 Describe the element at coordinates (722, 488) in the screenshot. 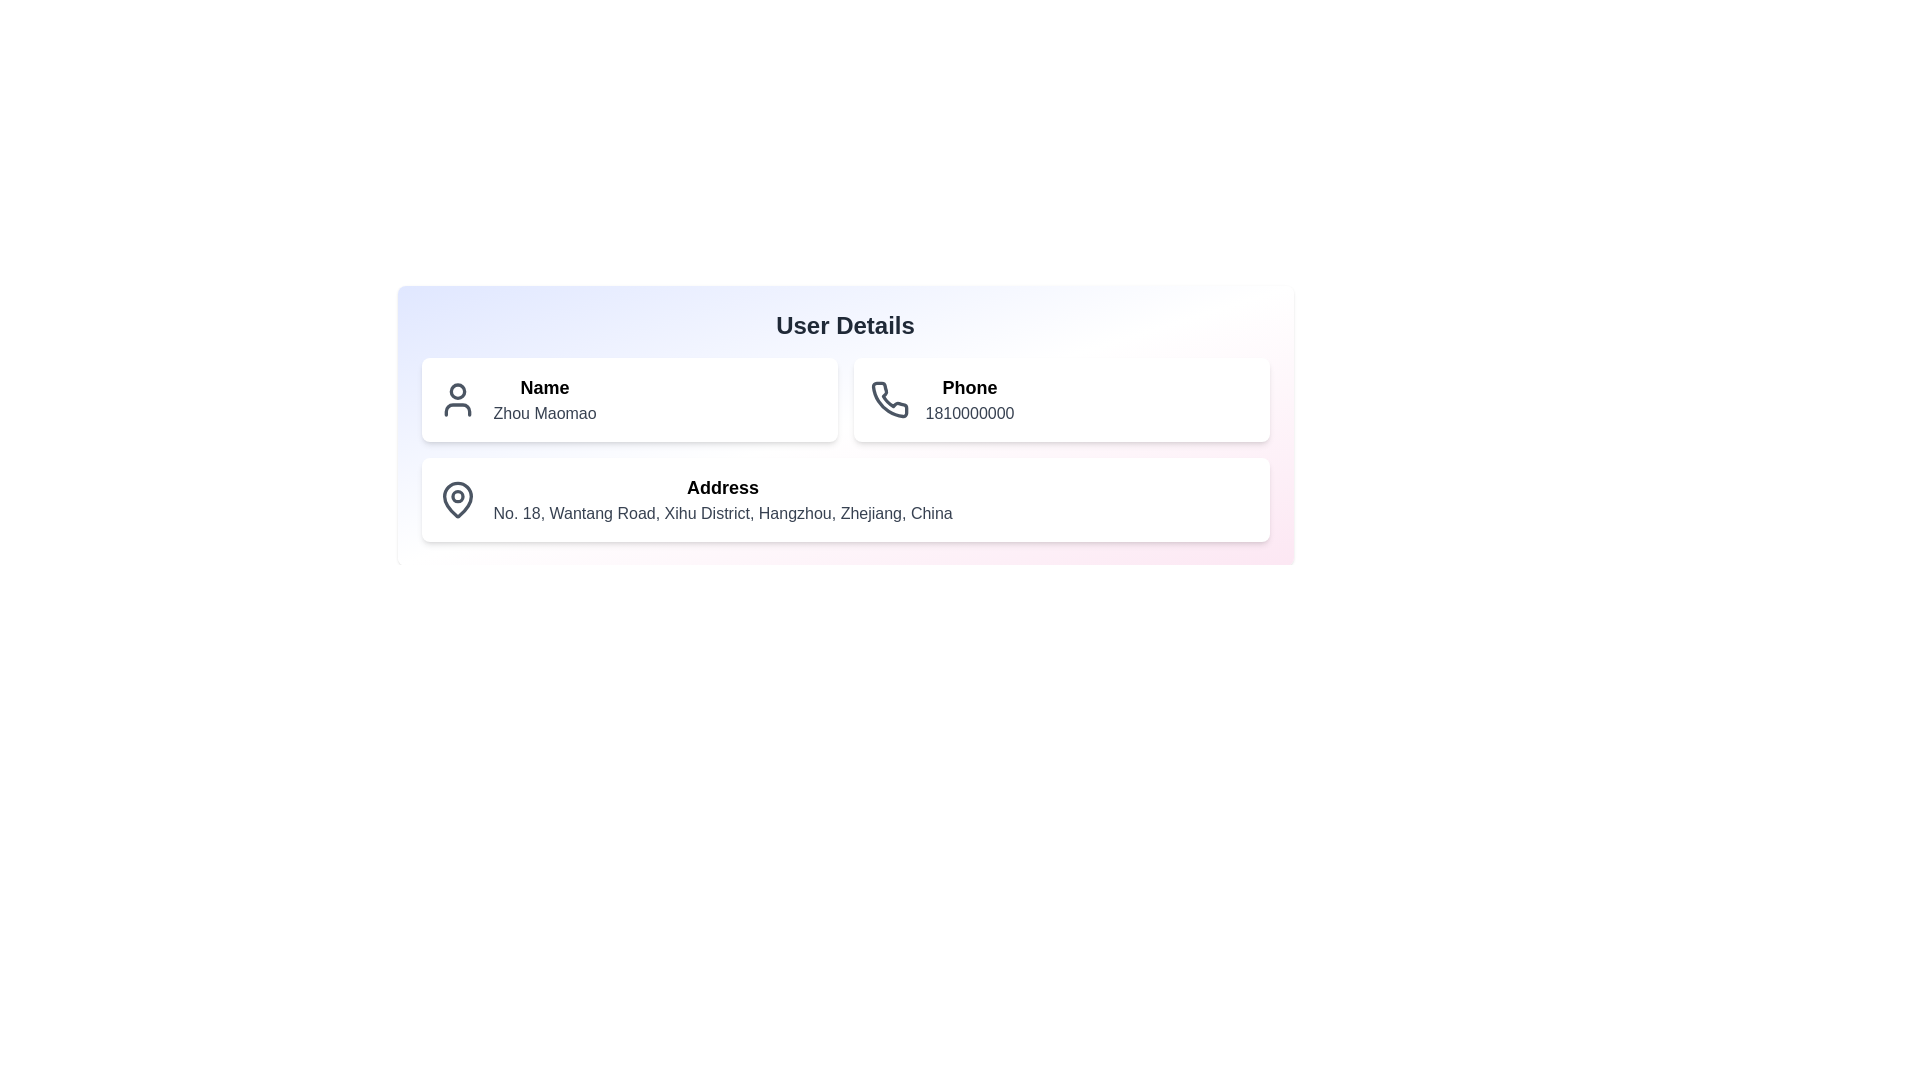

I see `the bold text label 'Address' located in the lower section of the 'User Details' card, which serves as a heading for the address information` at that location.